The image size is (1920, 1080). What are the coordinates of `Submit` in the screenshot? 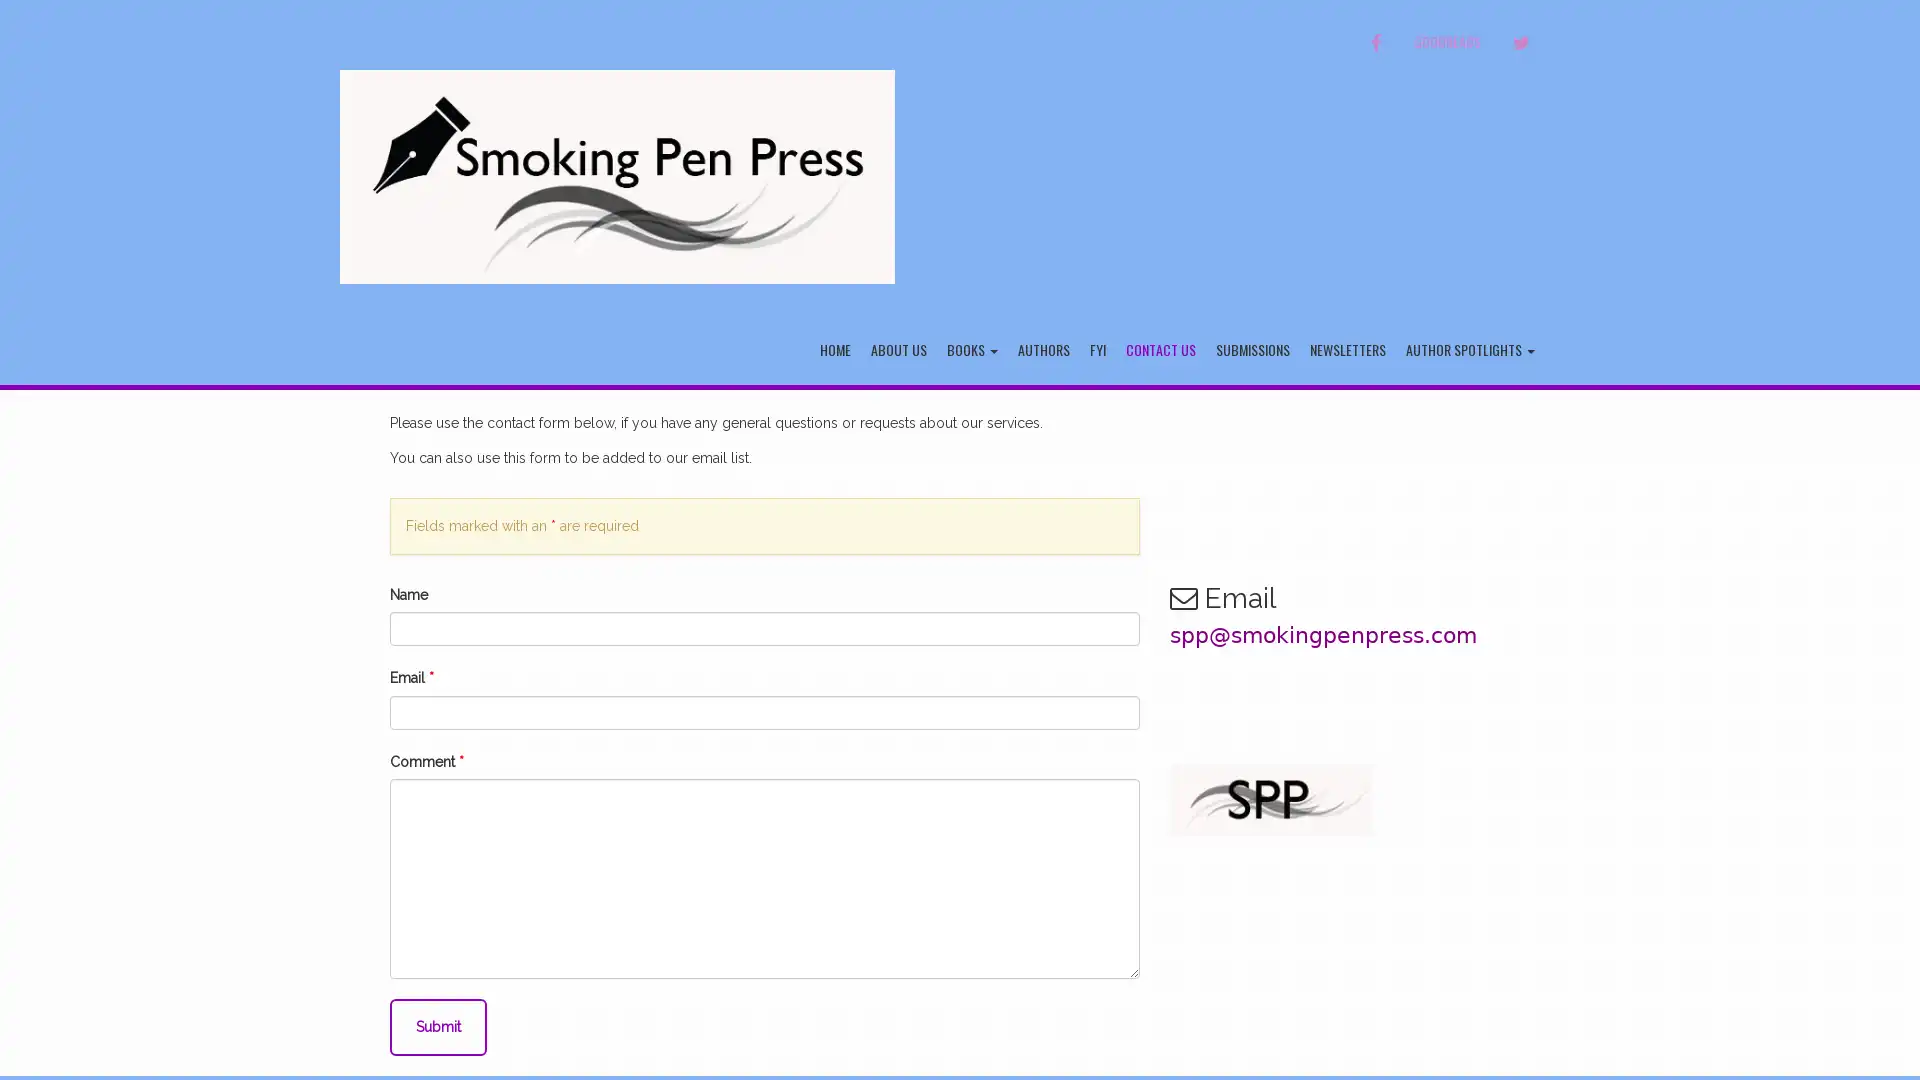 It's located at (437, 1026).